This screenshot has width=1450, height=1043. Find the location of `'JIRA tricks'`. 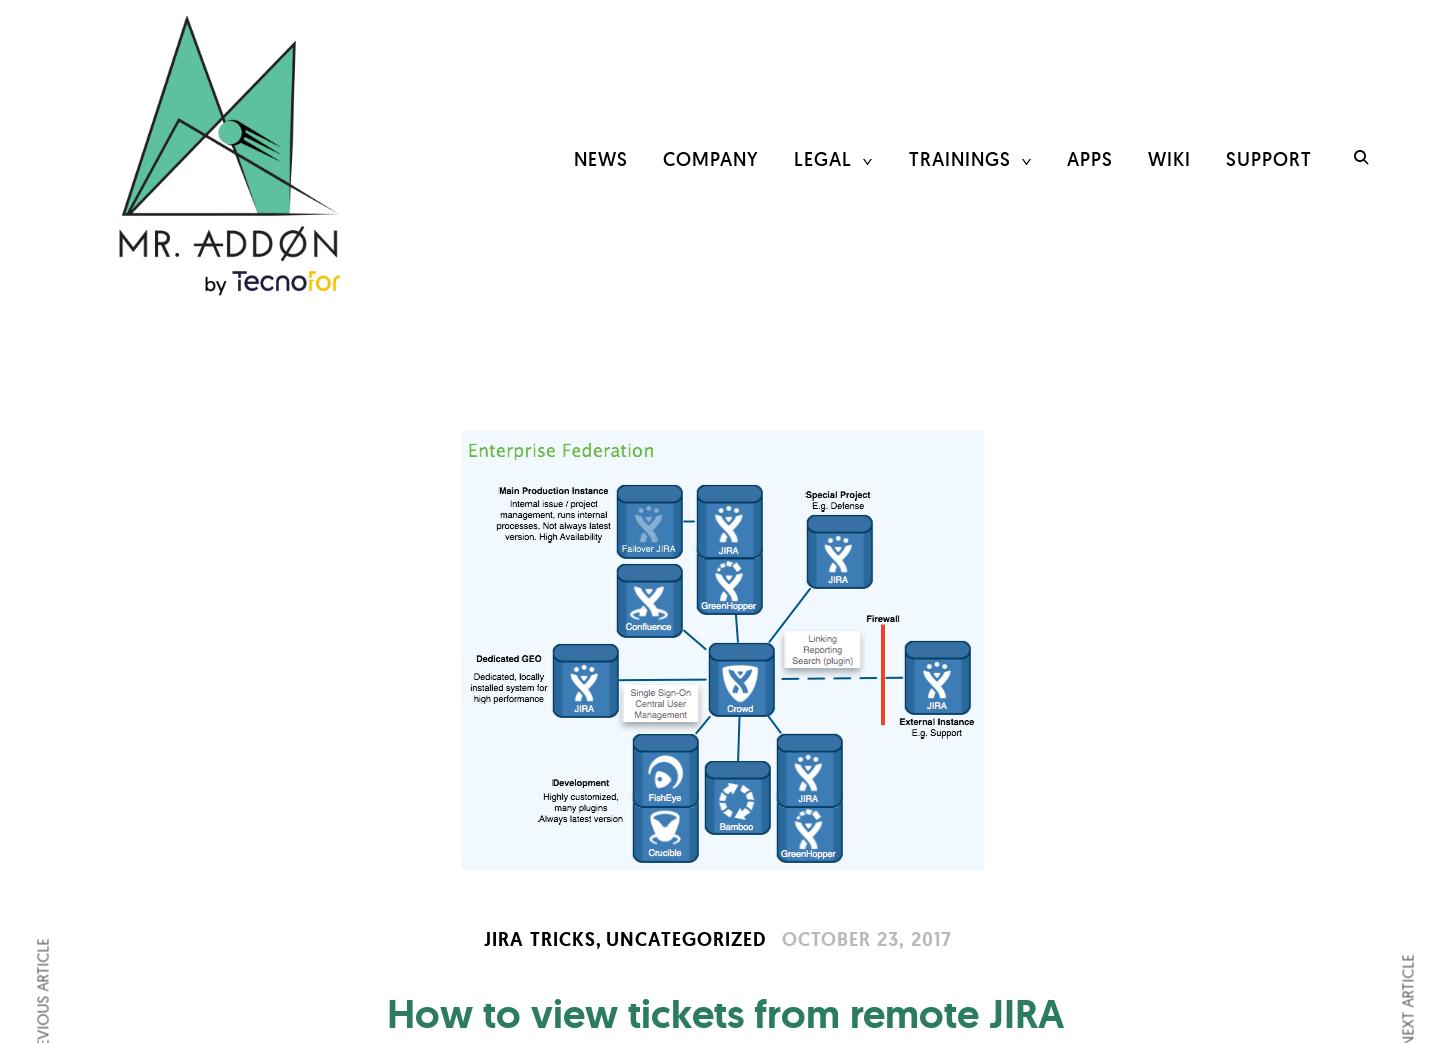

'JIRA tricks' is located at coordinates (539, 937).